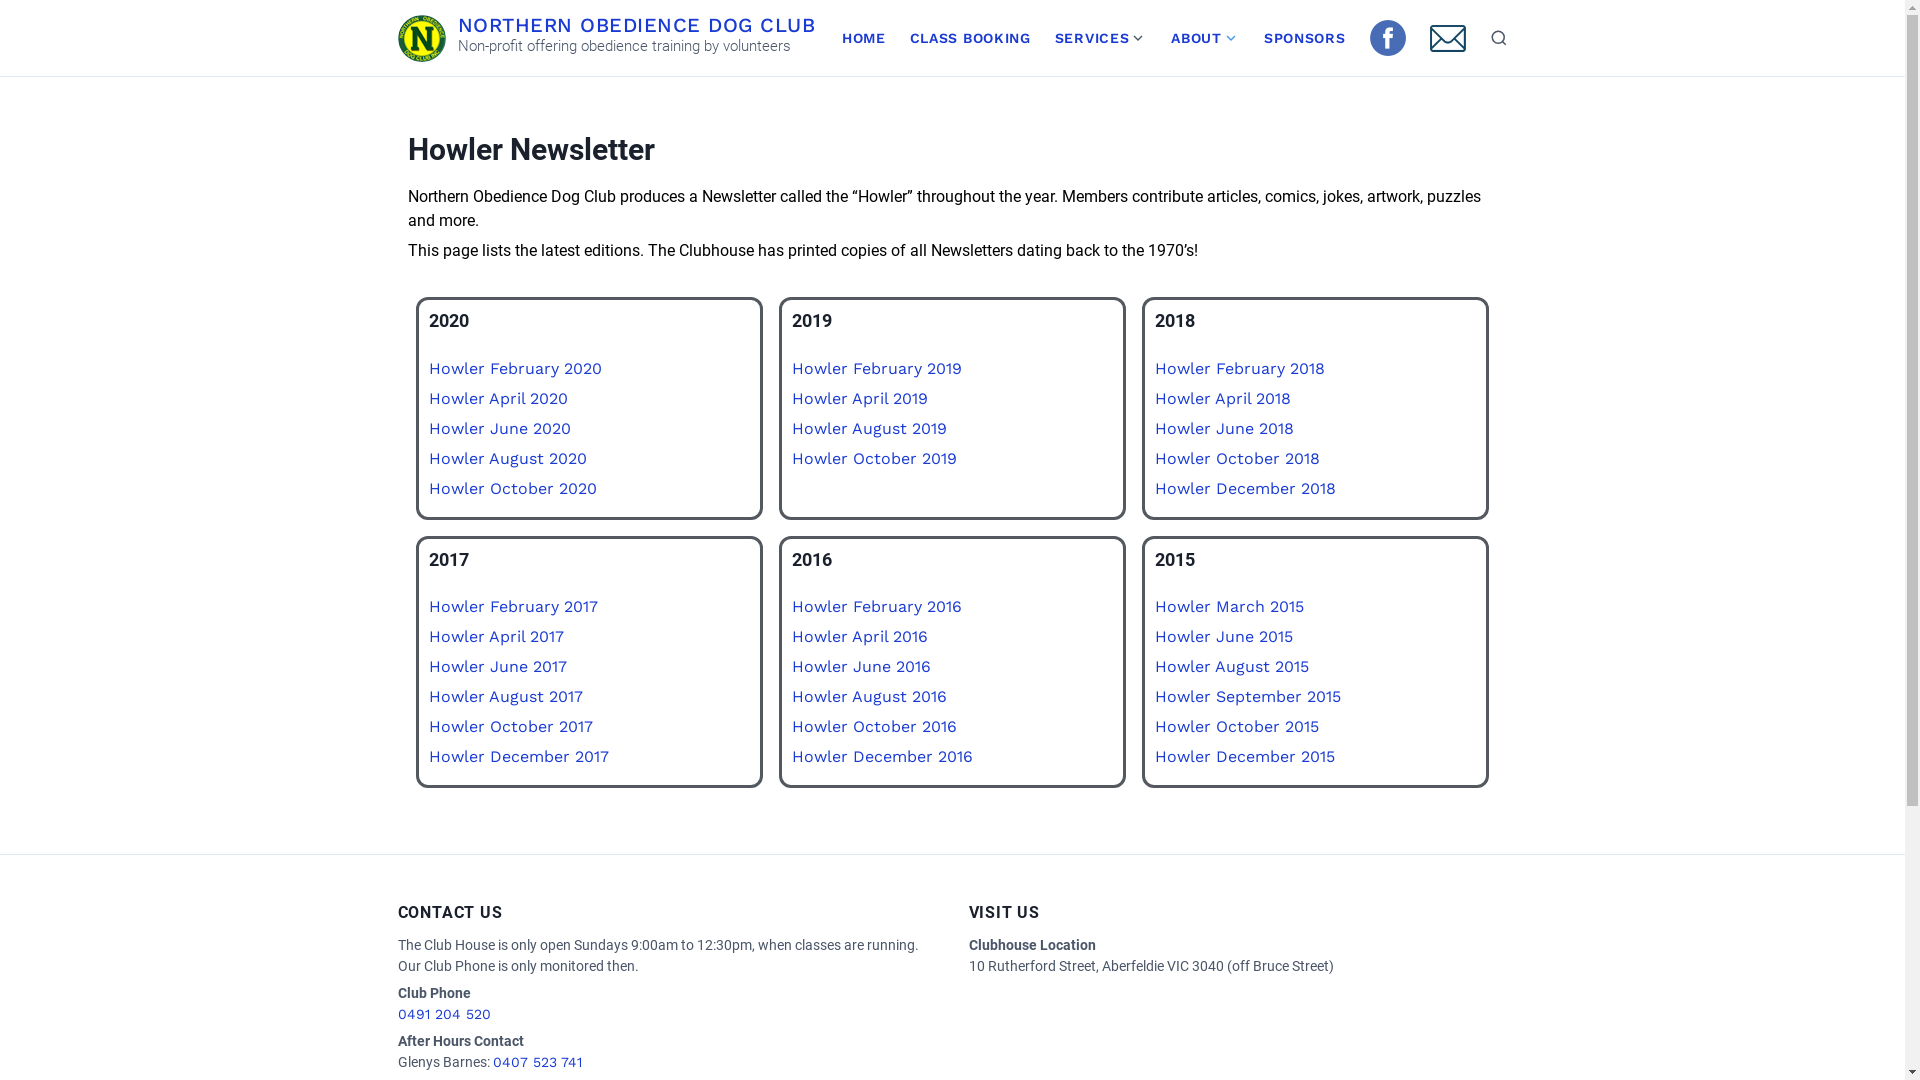 Image resolution: width=1920 pixels, height=1080 pixels. What do you see at coordinates (1244, 487) in the screenshot?
I see `'Howler December 2018'` at bounding box center [1244, 487].